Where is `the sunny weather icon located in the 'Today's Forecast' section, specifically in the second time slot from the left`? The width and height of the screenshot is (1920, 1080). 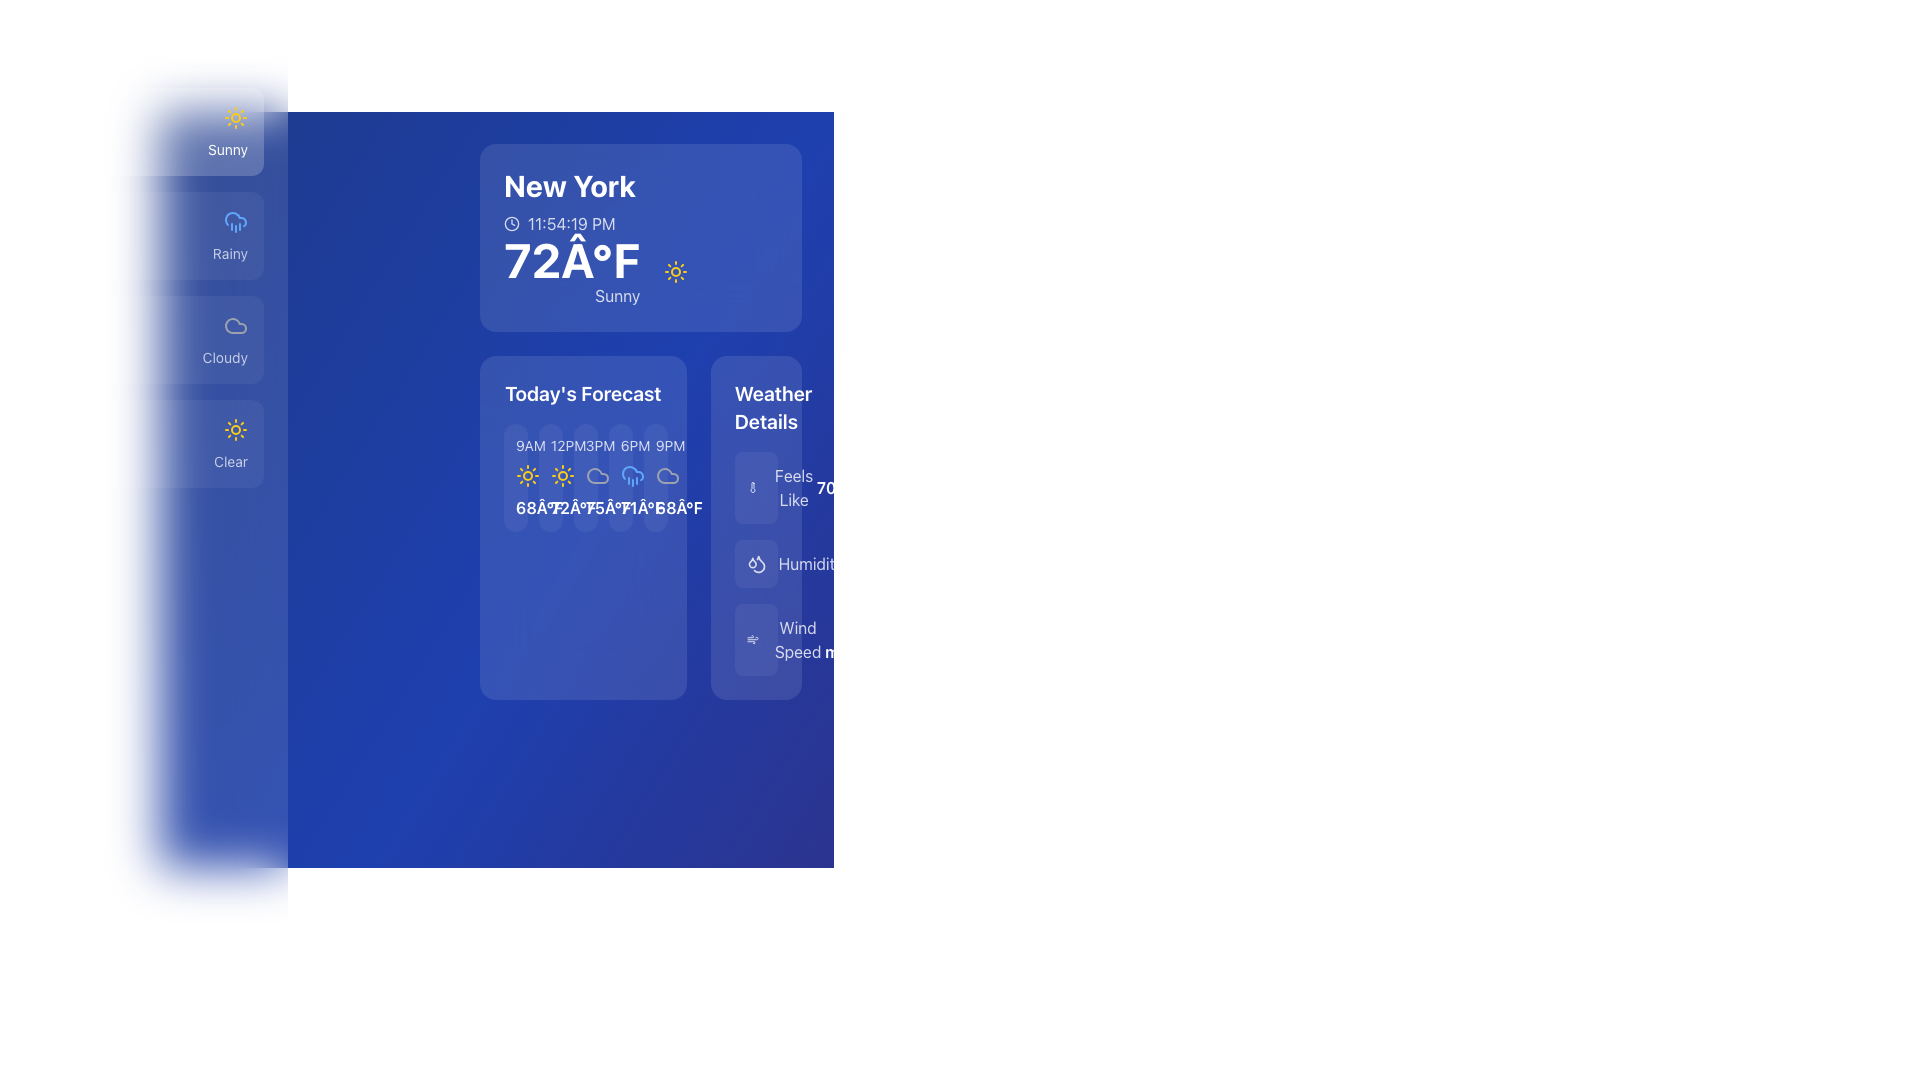
the sunny weather icon located in the 'Today's Forecast' section, specifically in the second time slot from the left is located at coordinates (528, 475).